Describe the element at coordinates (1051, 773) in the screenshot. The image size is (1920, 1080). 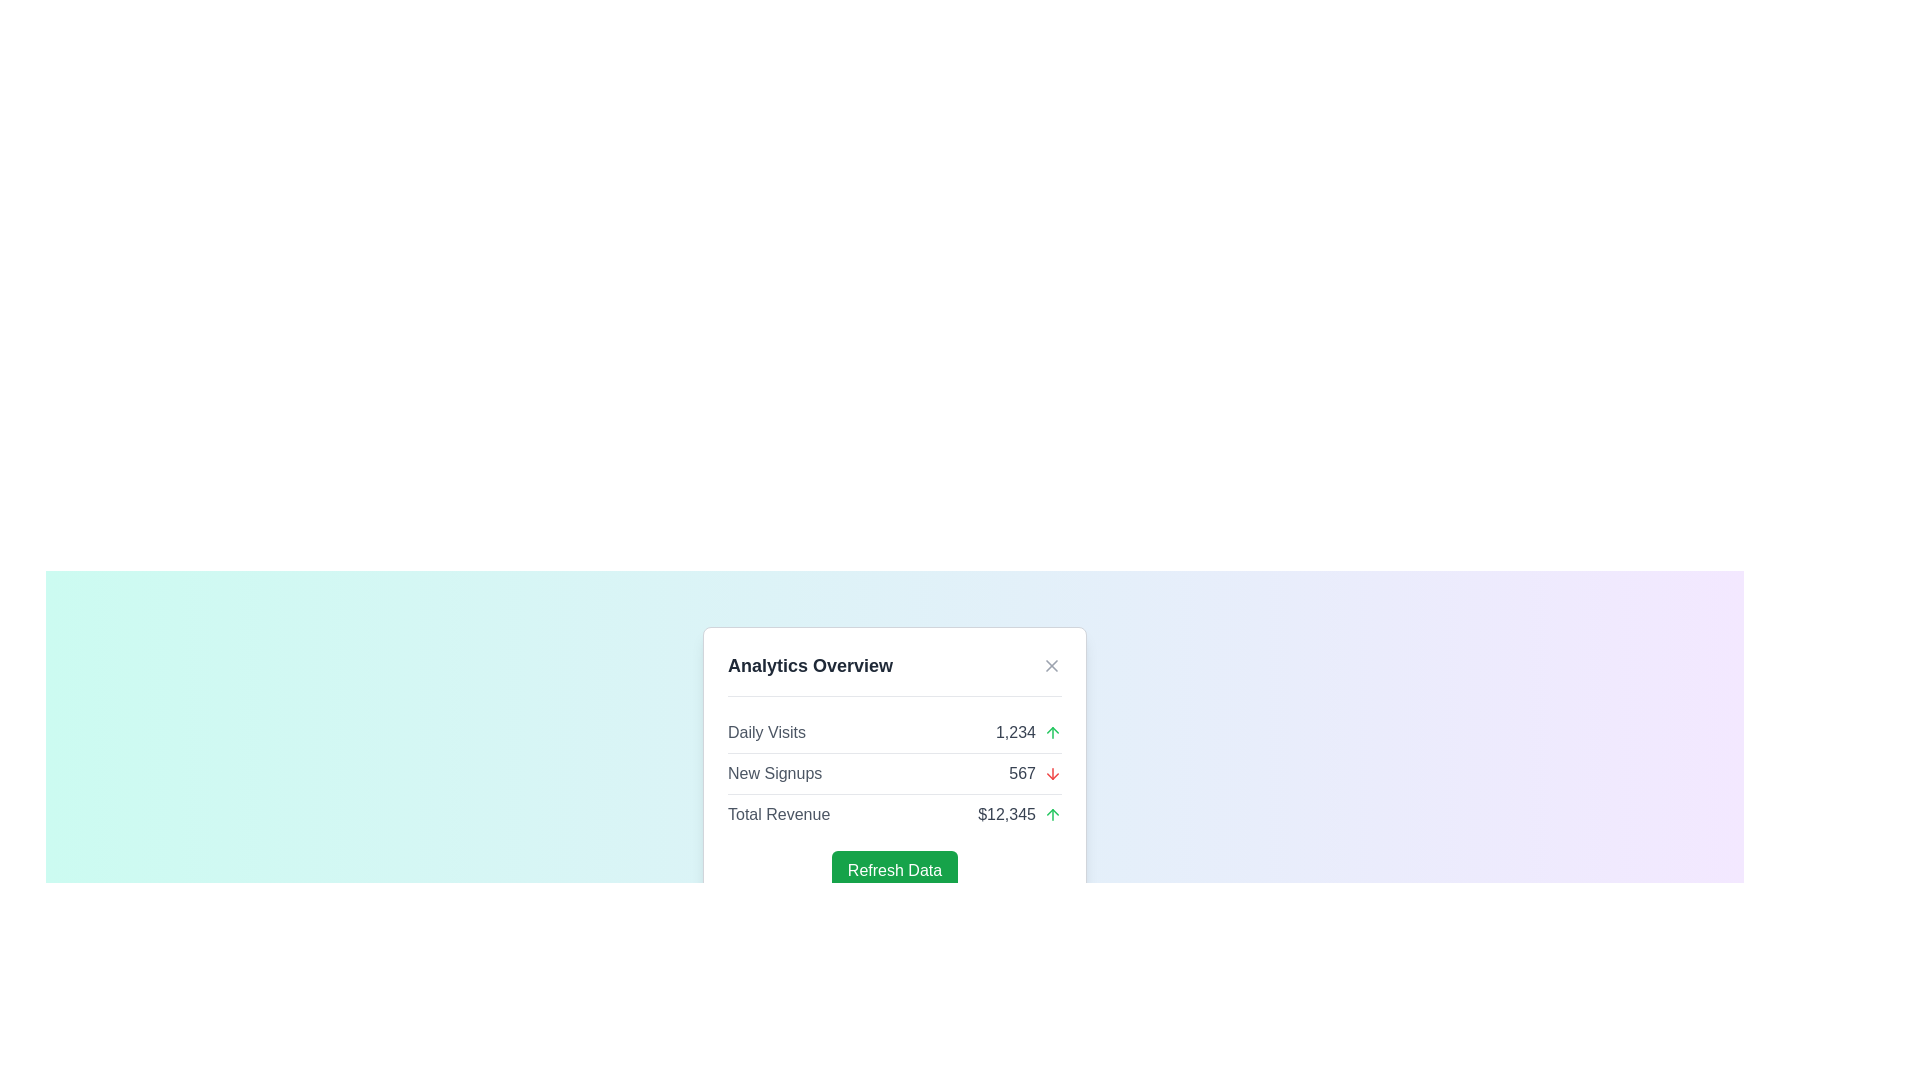
I see `the visual indicator icon located in the middle section of the 'Analytics Overview' card, next to the text 'New Signups' and to the right of the number '567'` at that location.